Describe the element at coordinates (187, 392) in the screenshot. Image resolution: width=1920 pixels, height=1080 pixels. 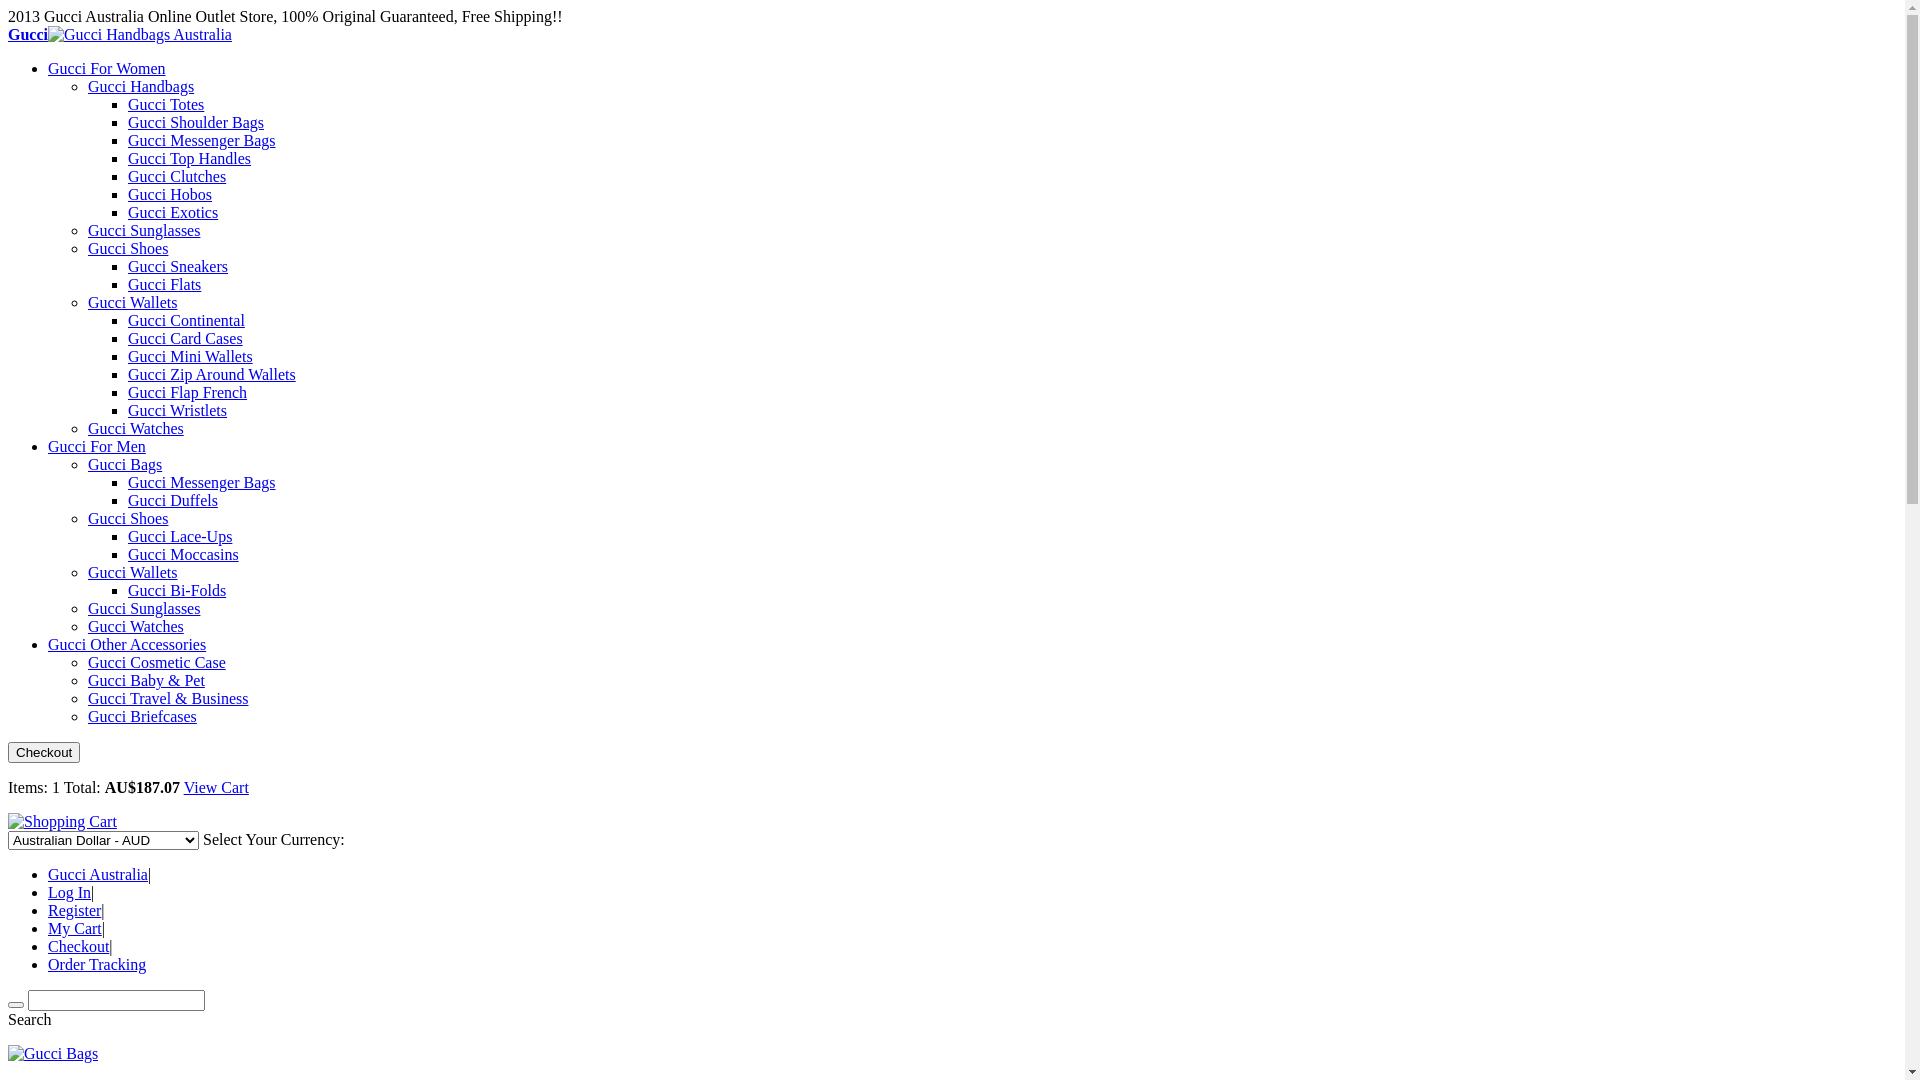
I see `'Gucci Flap French'` at that location.